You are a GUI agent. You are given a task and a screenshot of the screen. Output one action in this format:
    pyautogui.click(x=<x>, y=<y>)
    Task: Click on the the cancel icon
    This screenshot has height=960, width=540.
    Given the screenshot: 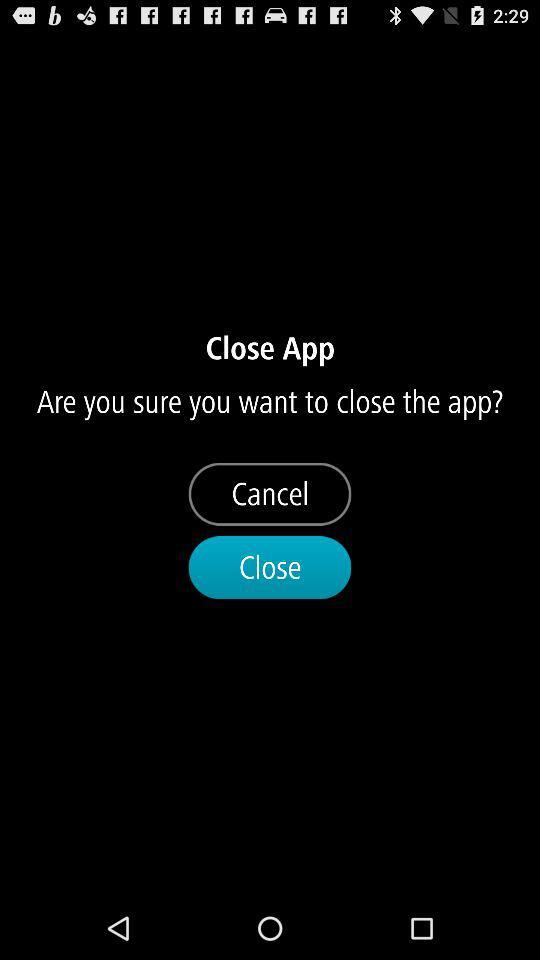 What is the action you would take?
    pyautogui.click(x=270, y=493)
    